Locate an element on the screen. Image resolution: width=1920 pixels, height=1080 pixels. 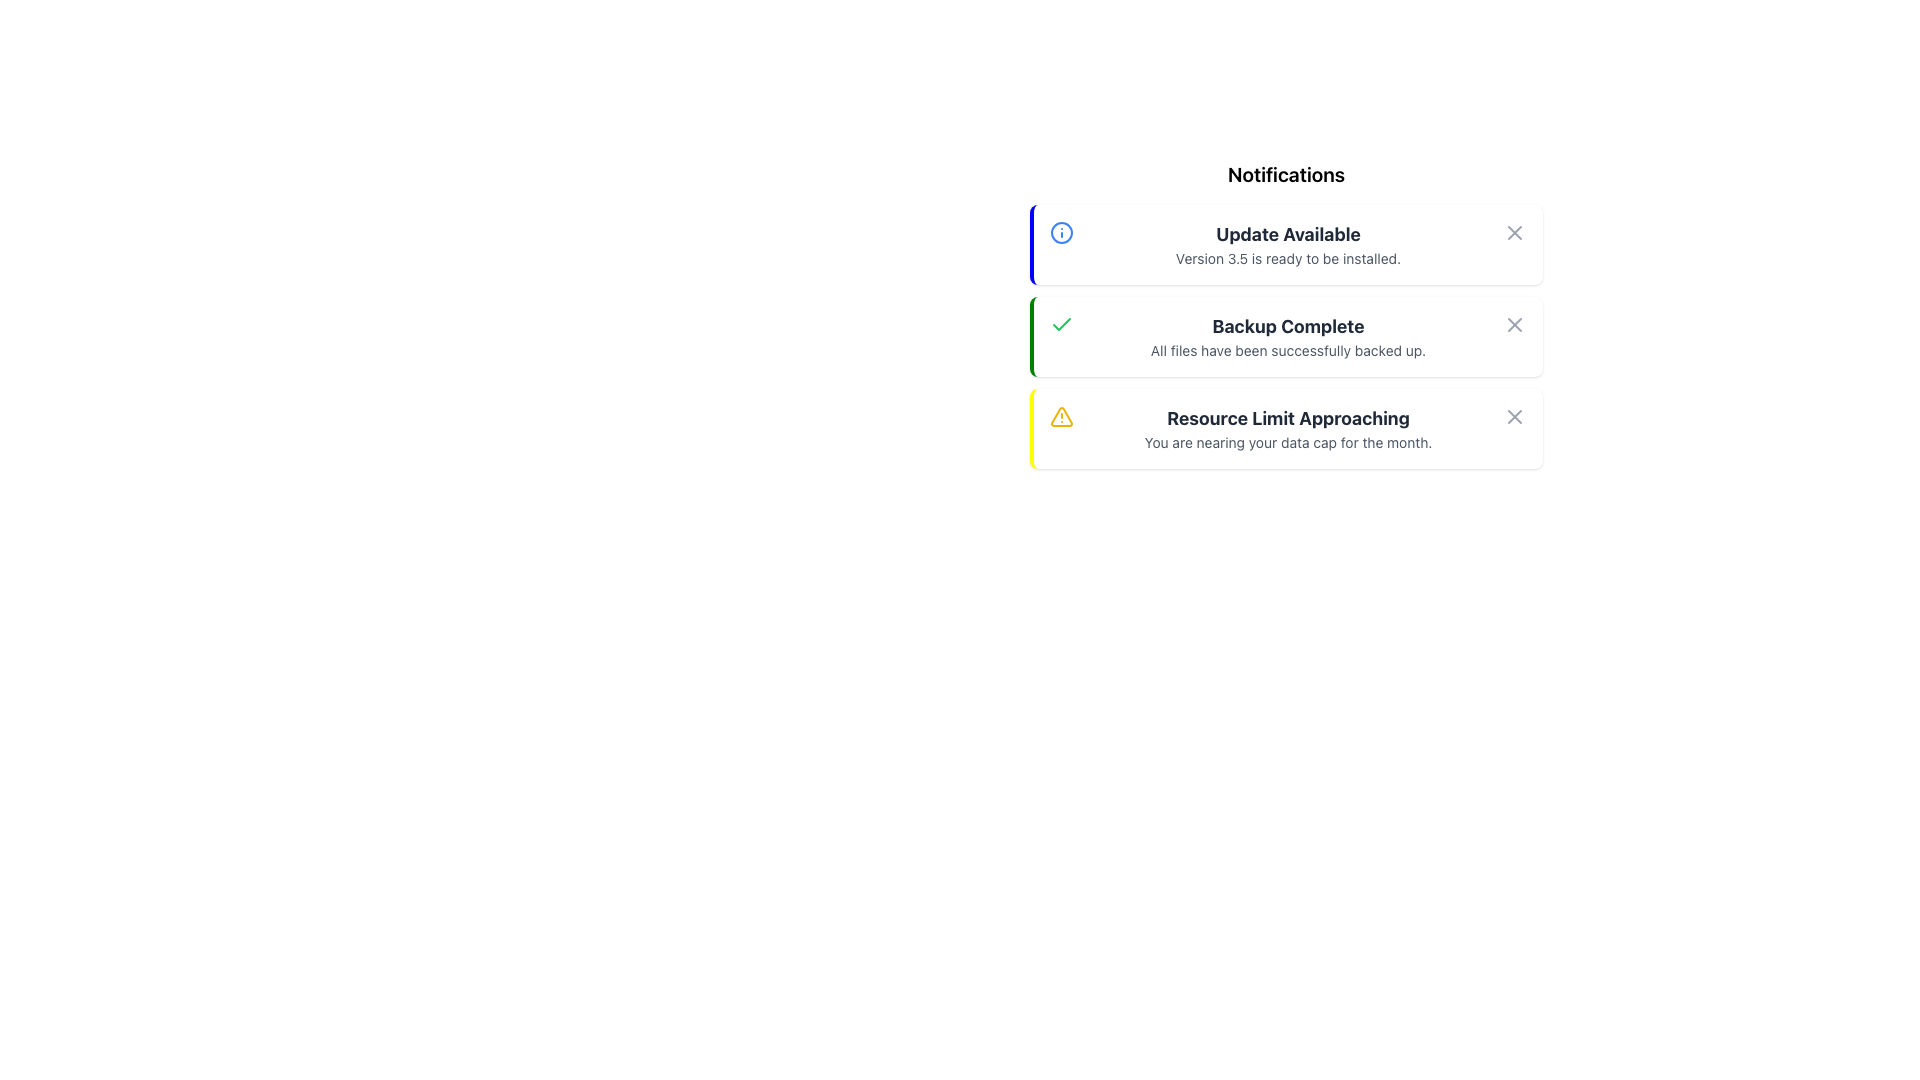
the 'Notifications' text header, which is a large, bold label positioned at the top of the panel containing notification items is located at coordinates (1286, 173).